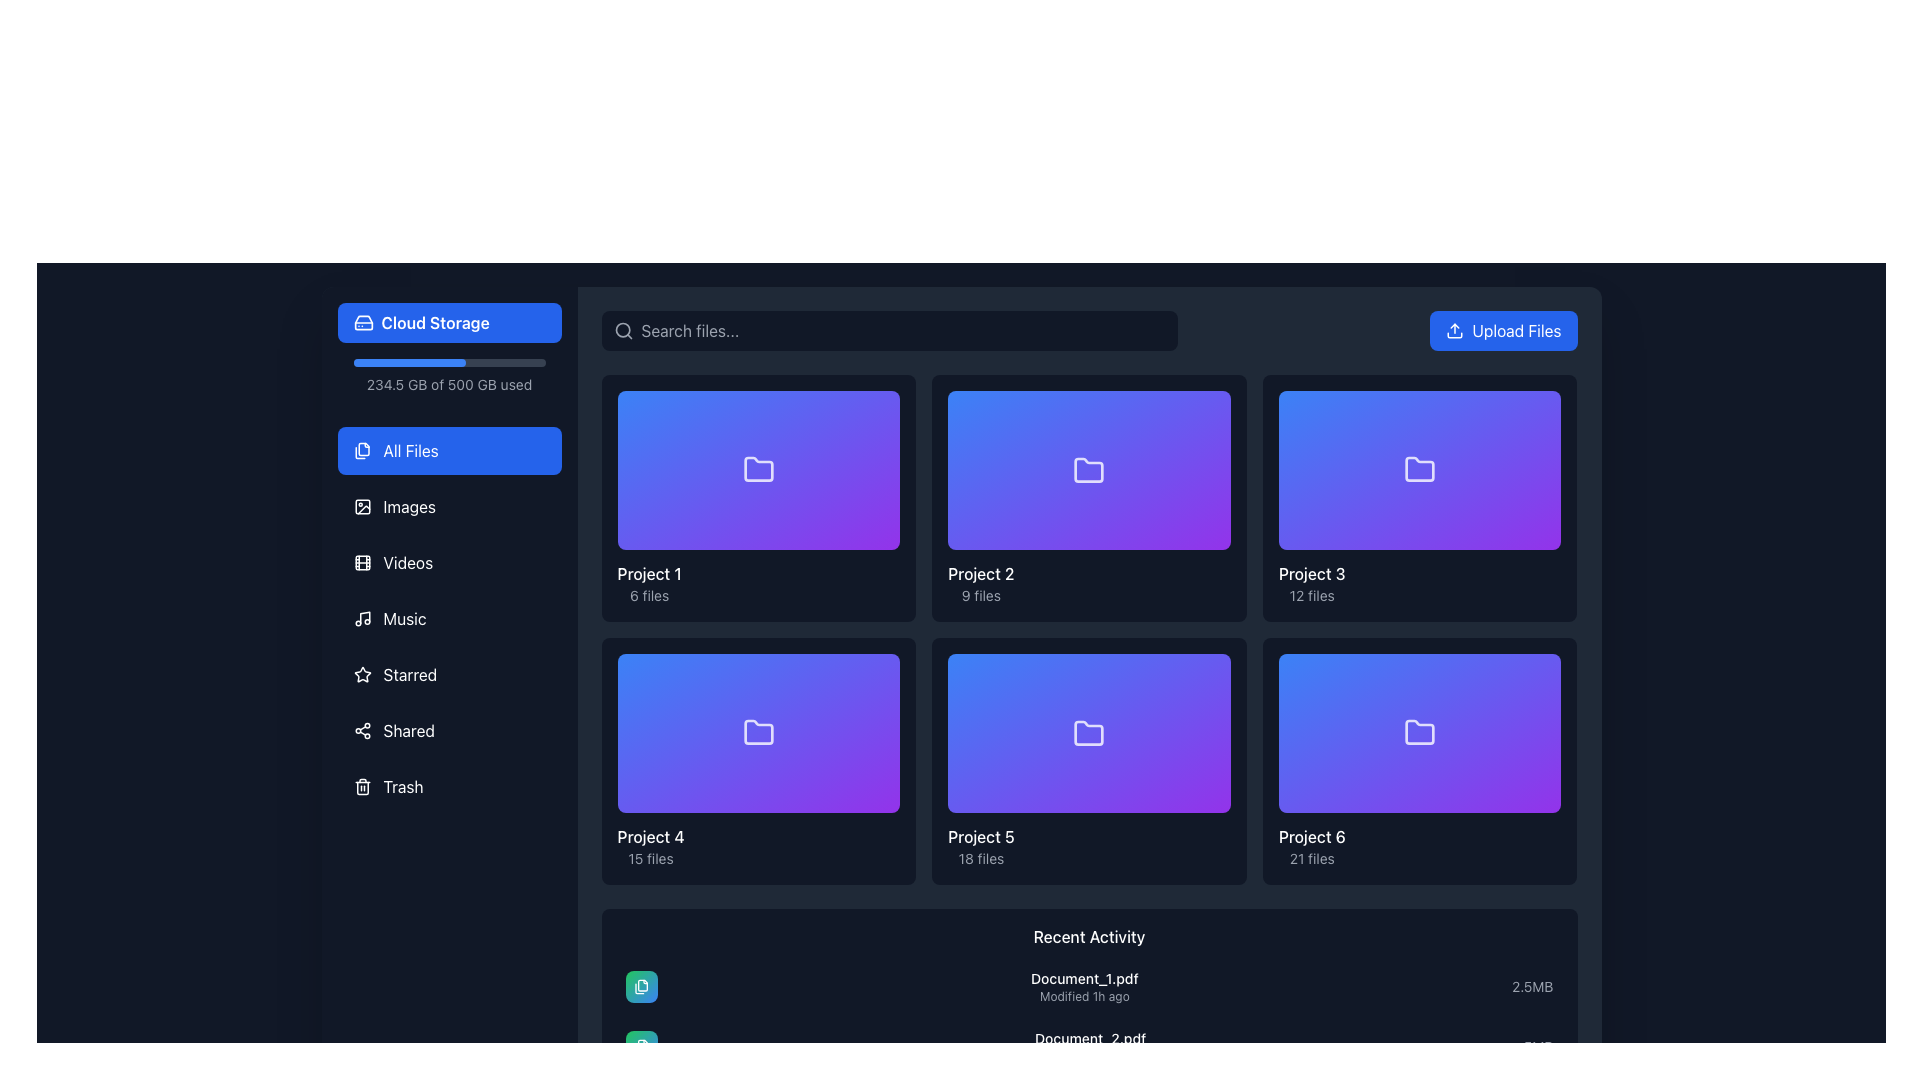 The width and height of the screenshot is (1920, 1080). I want to click on the navigational text label in the secondary navigation panel on the left side of the interface, so click(408, 731).